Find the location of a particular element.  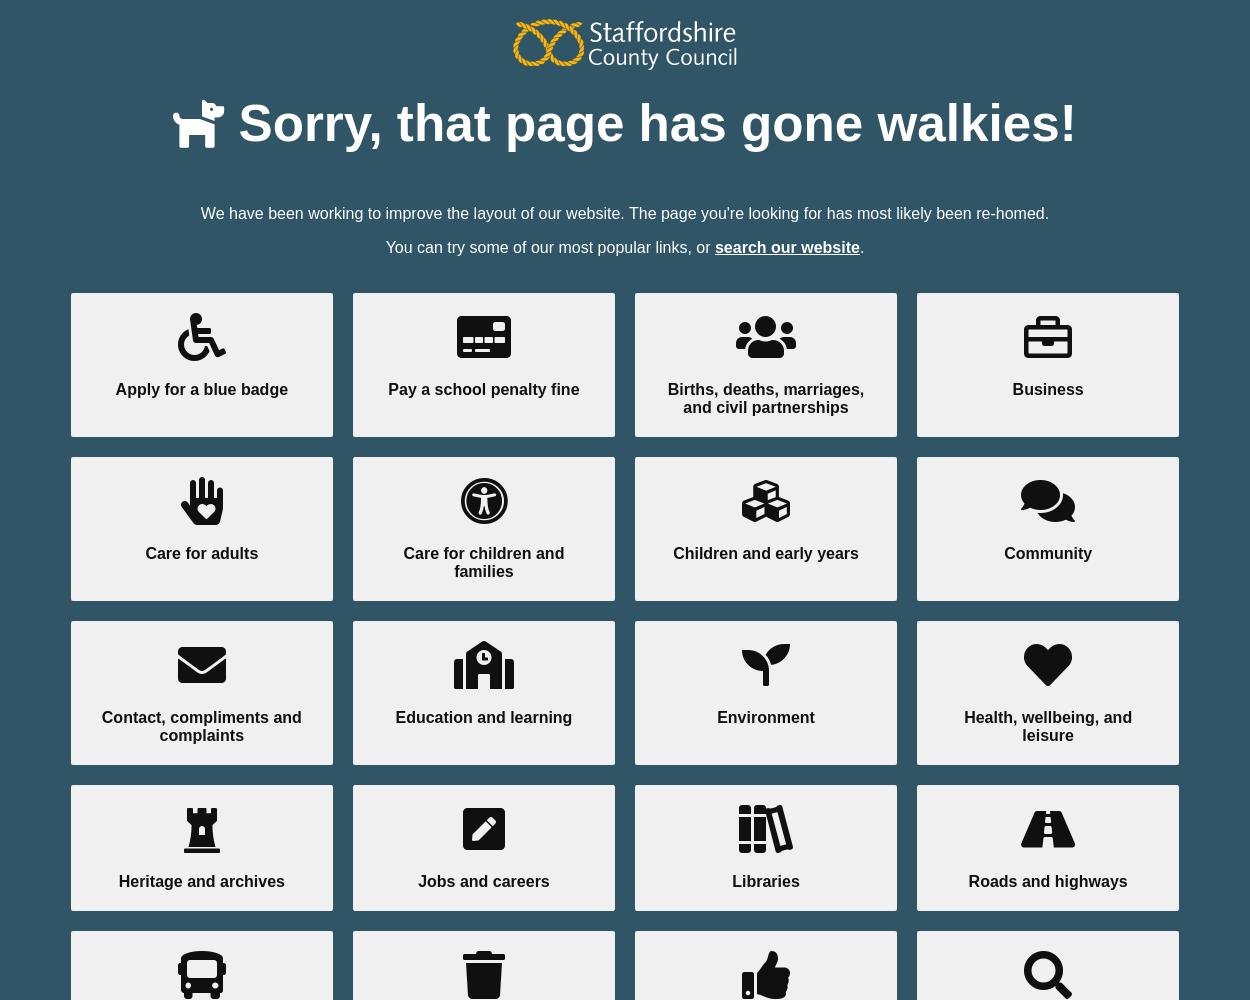

'Apply for a blue badge' is located at coordinates (200, 388).